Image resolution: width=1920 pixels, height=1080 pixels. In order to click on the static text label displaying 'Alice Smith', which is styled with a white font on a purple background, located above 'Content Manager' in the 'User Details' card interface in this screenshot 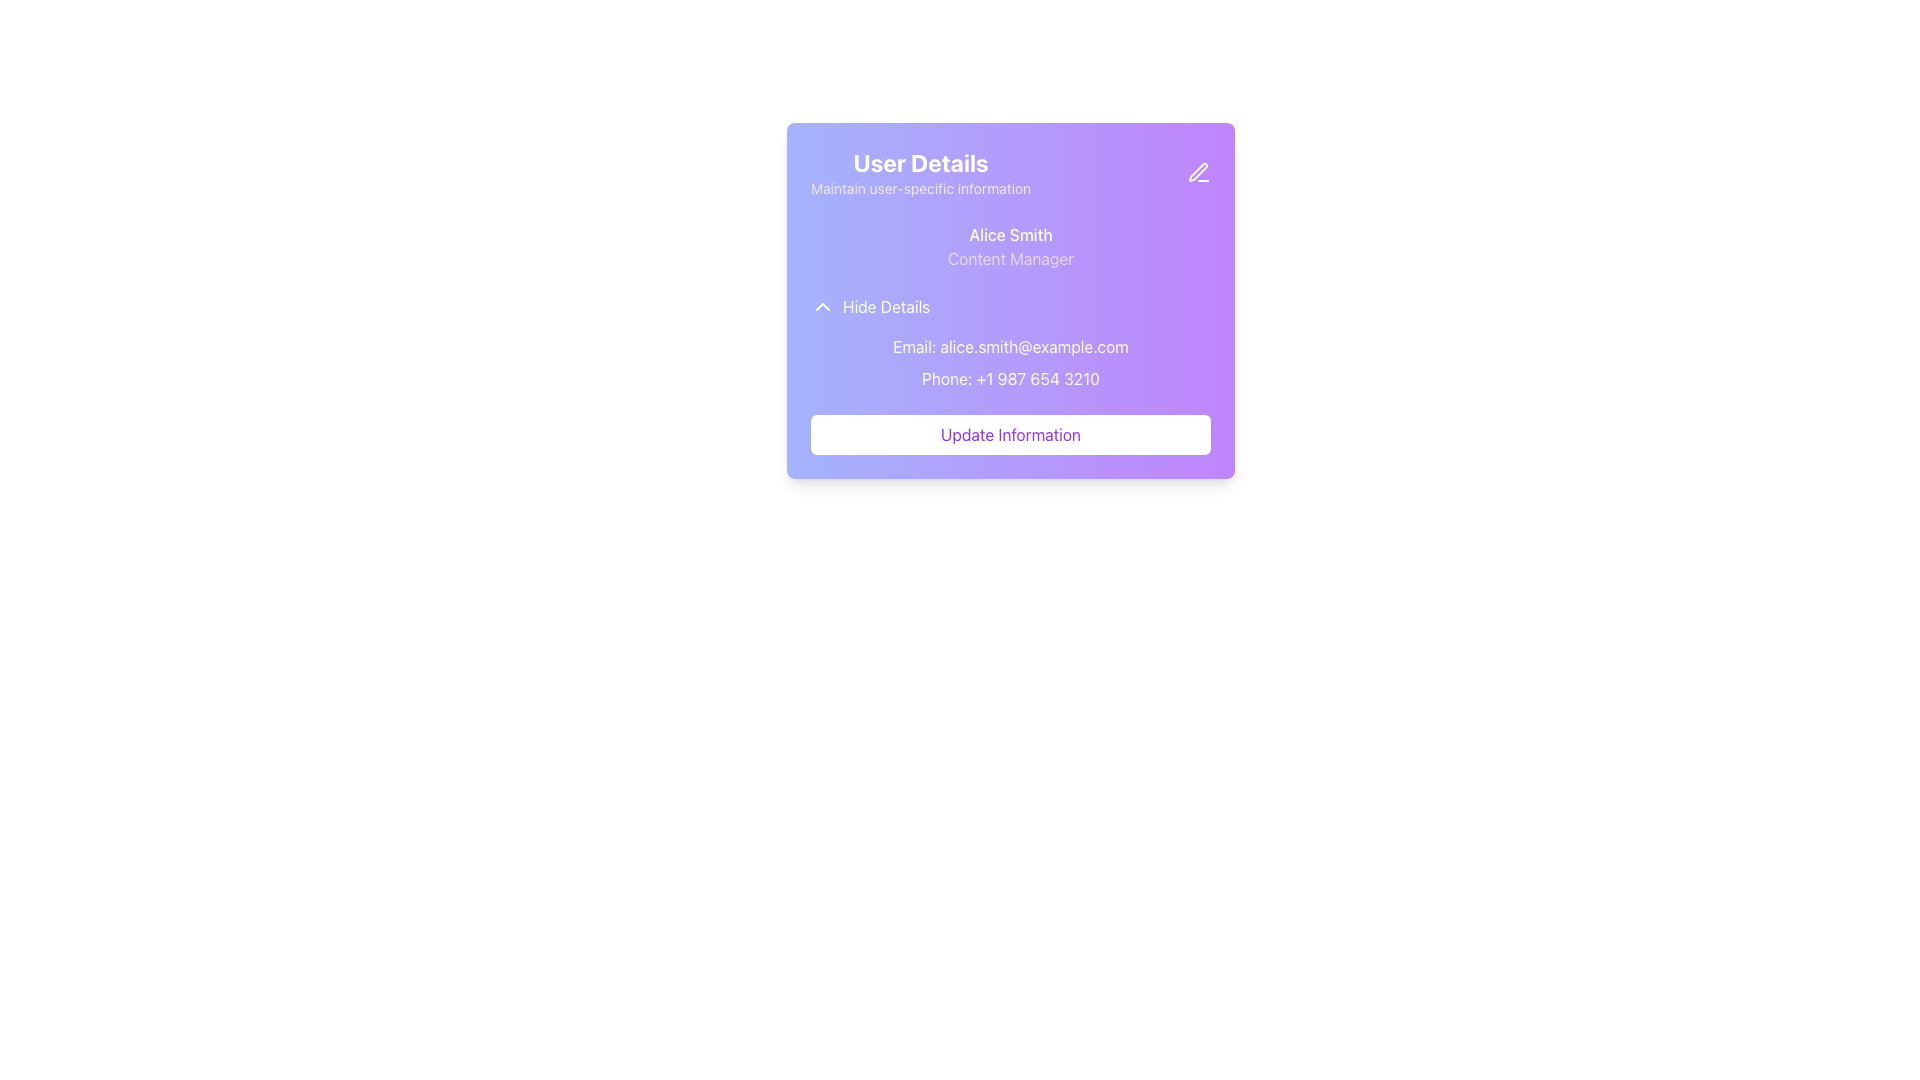, I will do `click(1011, 234)`.